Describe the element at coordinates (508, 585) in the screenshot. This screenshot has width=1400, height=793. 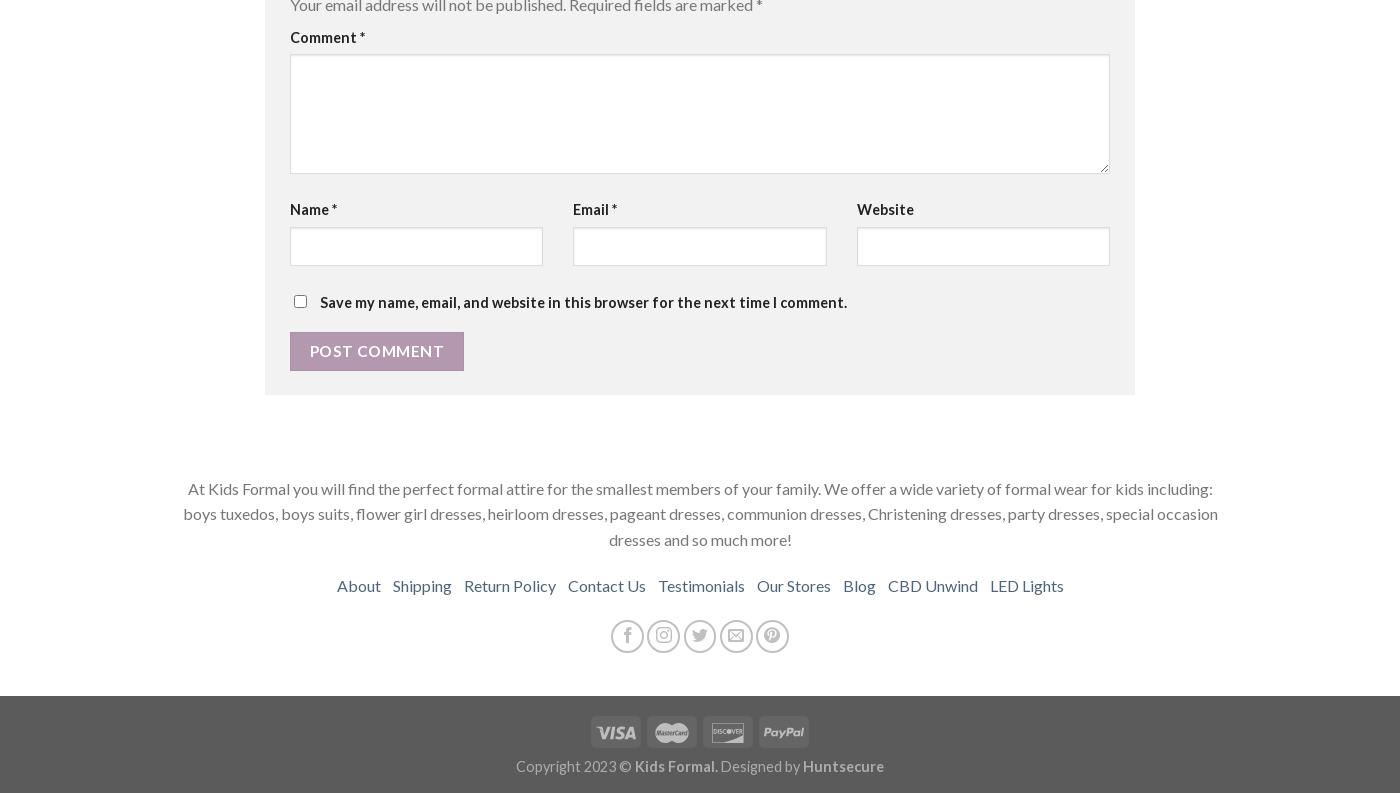
I see `'Return Policy'` at that location.